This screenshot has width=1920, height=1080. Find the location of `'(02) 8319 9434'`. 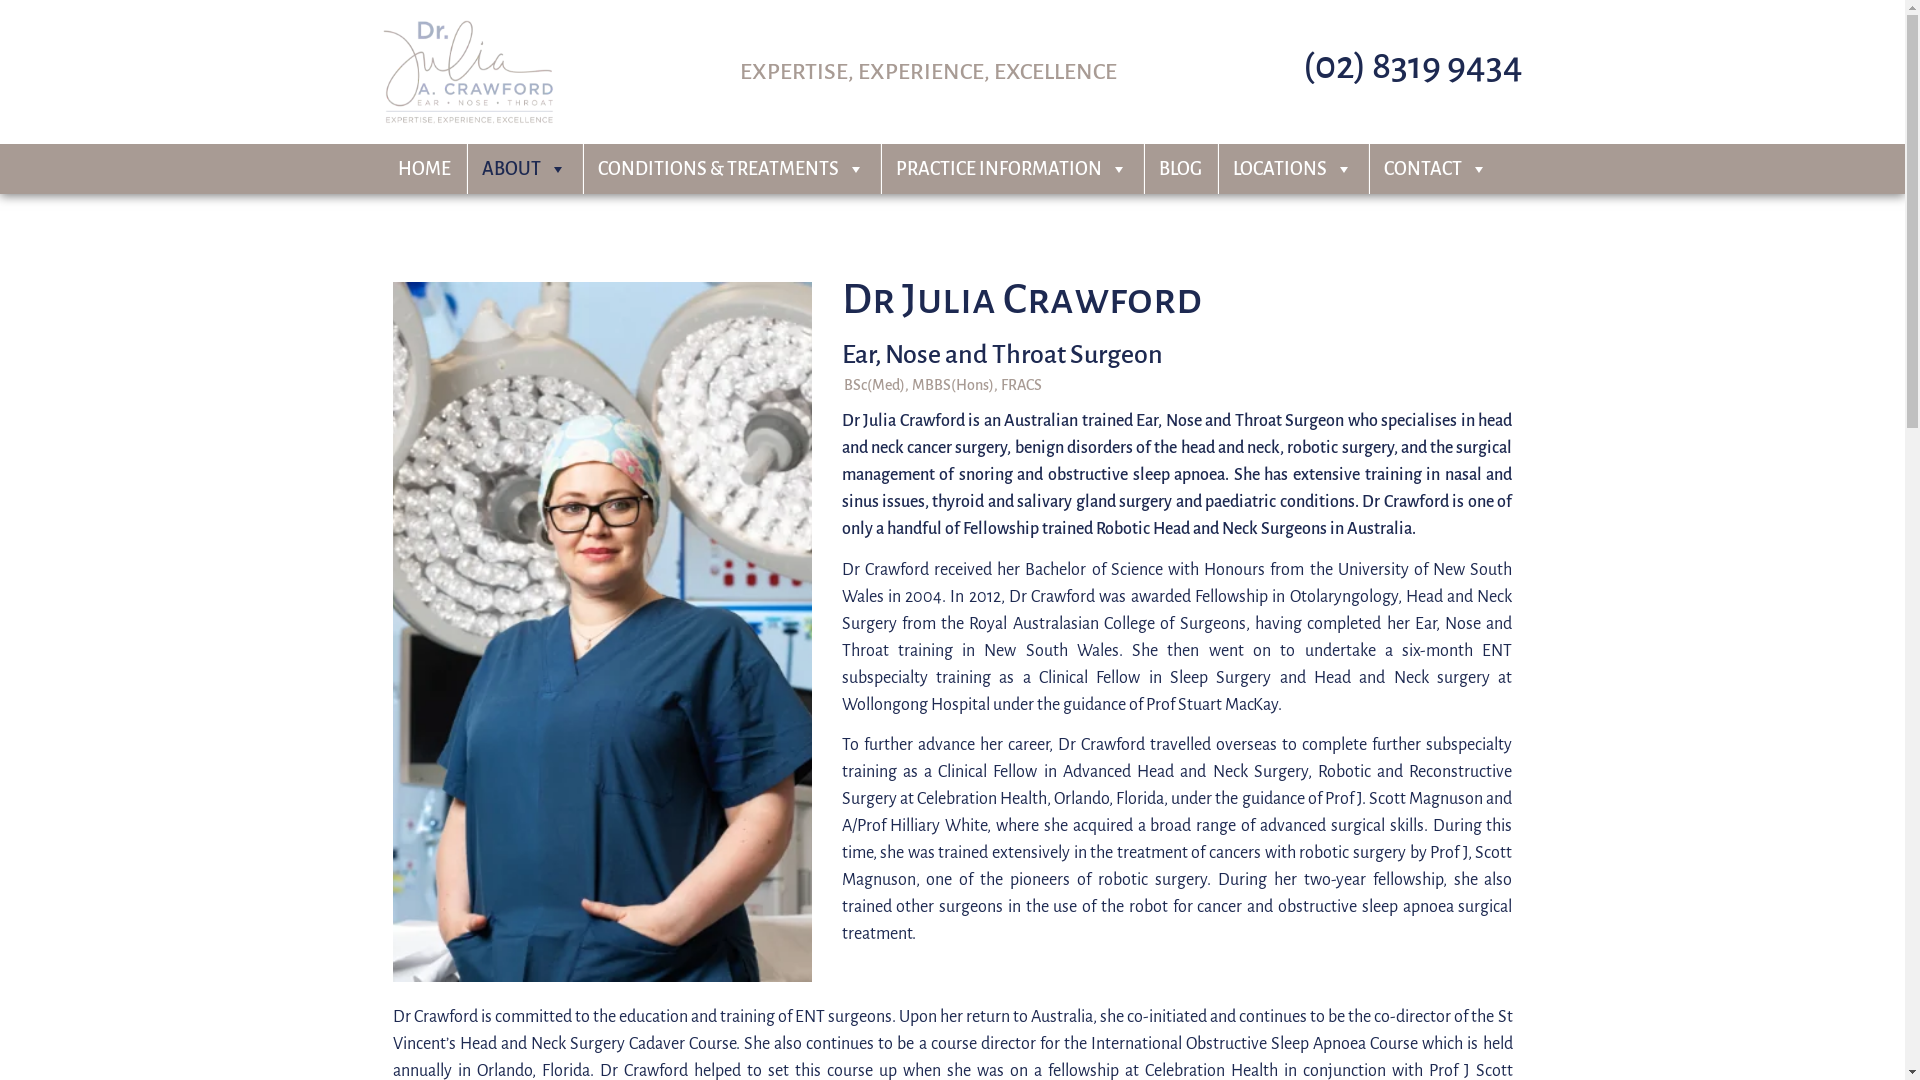

'(02) 8319 9434' is located at coordinates (1410, 64).